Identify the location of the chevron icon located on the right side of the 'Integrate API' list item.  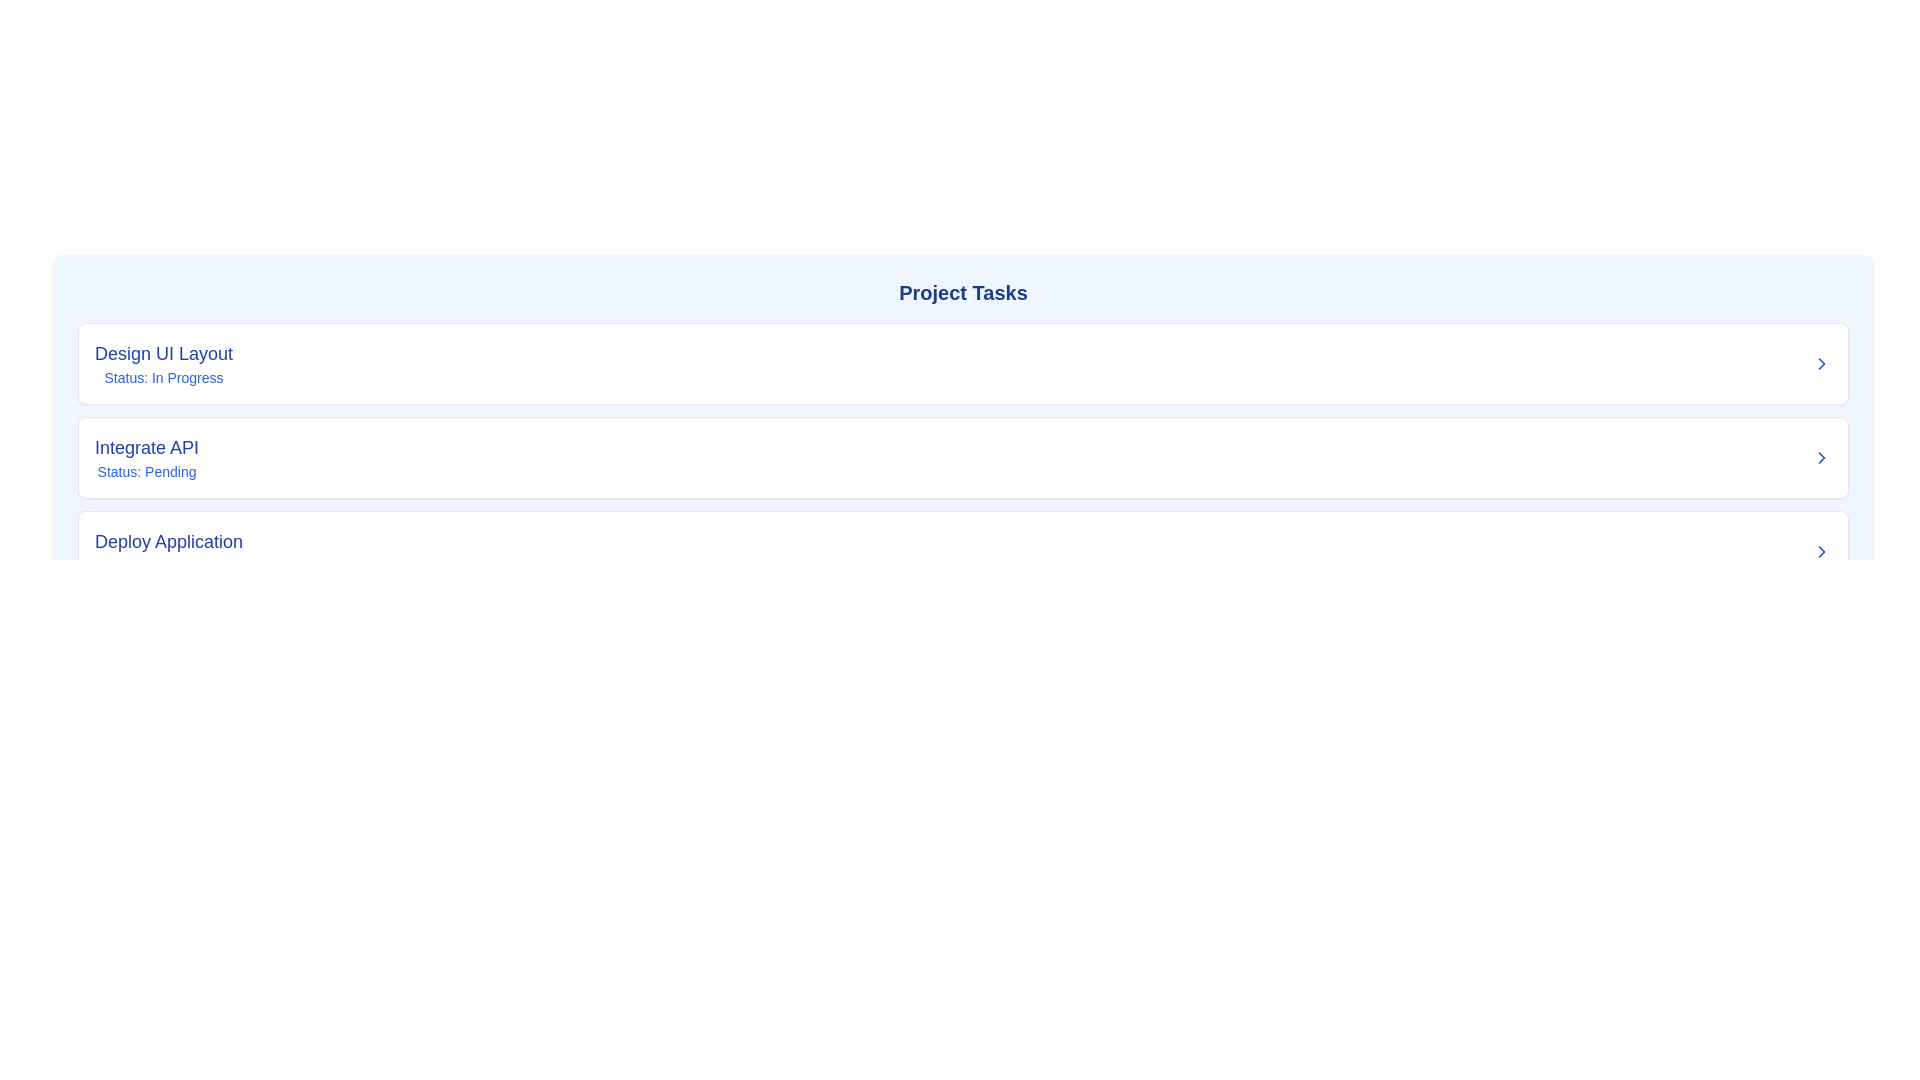
(1822, 458).